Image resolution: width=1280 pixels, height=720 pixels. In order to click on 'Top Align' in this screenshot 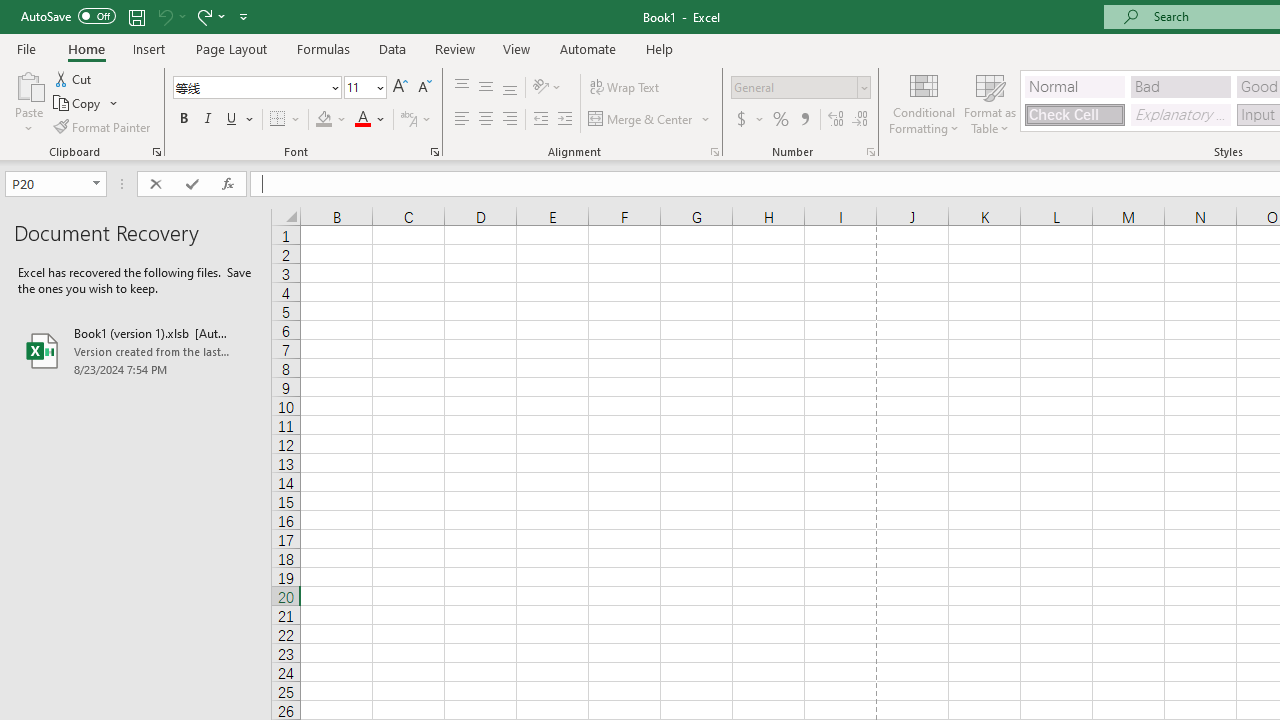, I will do `click(461, 86)`.